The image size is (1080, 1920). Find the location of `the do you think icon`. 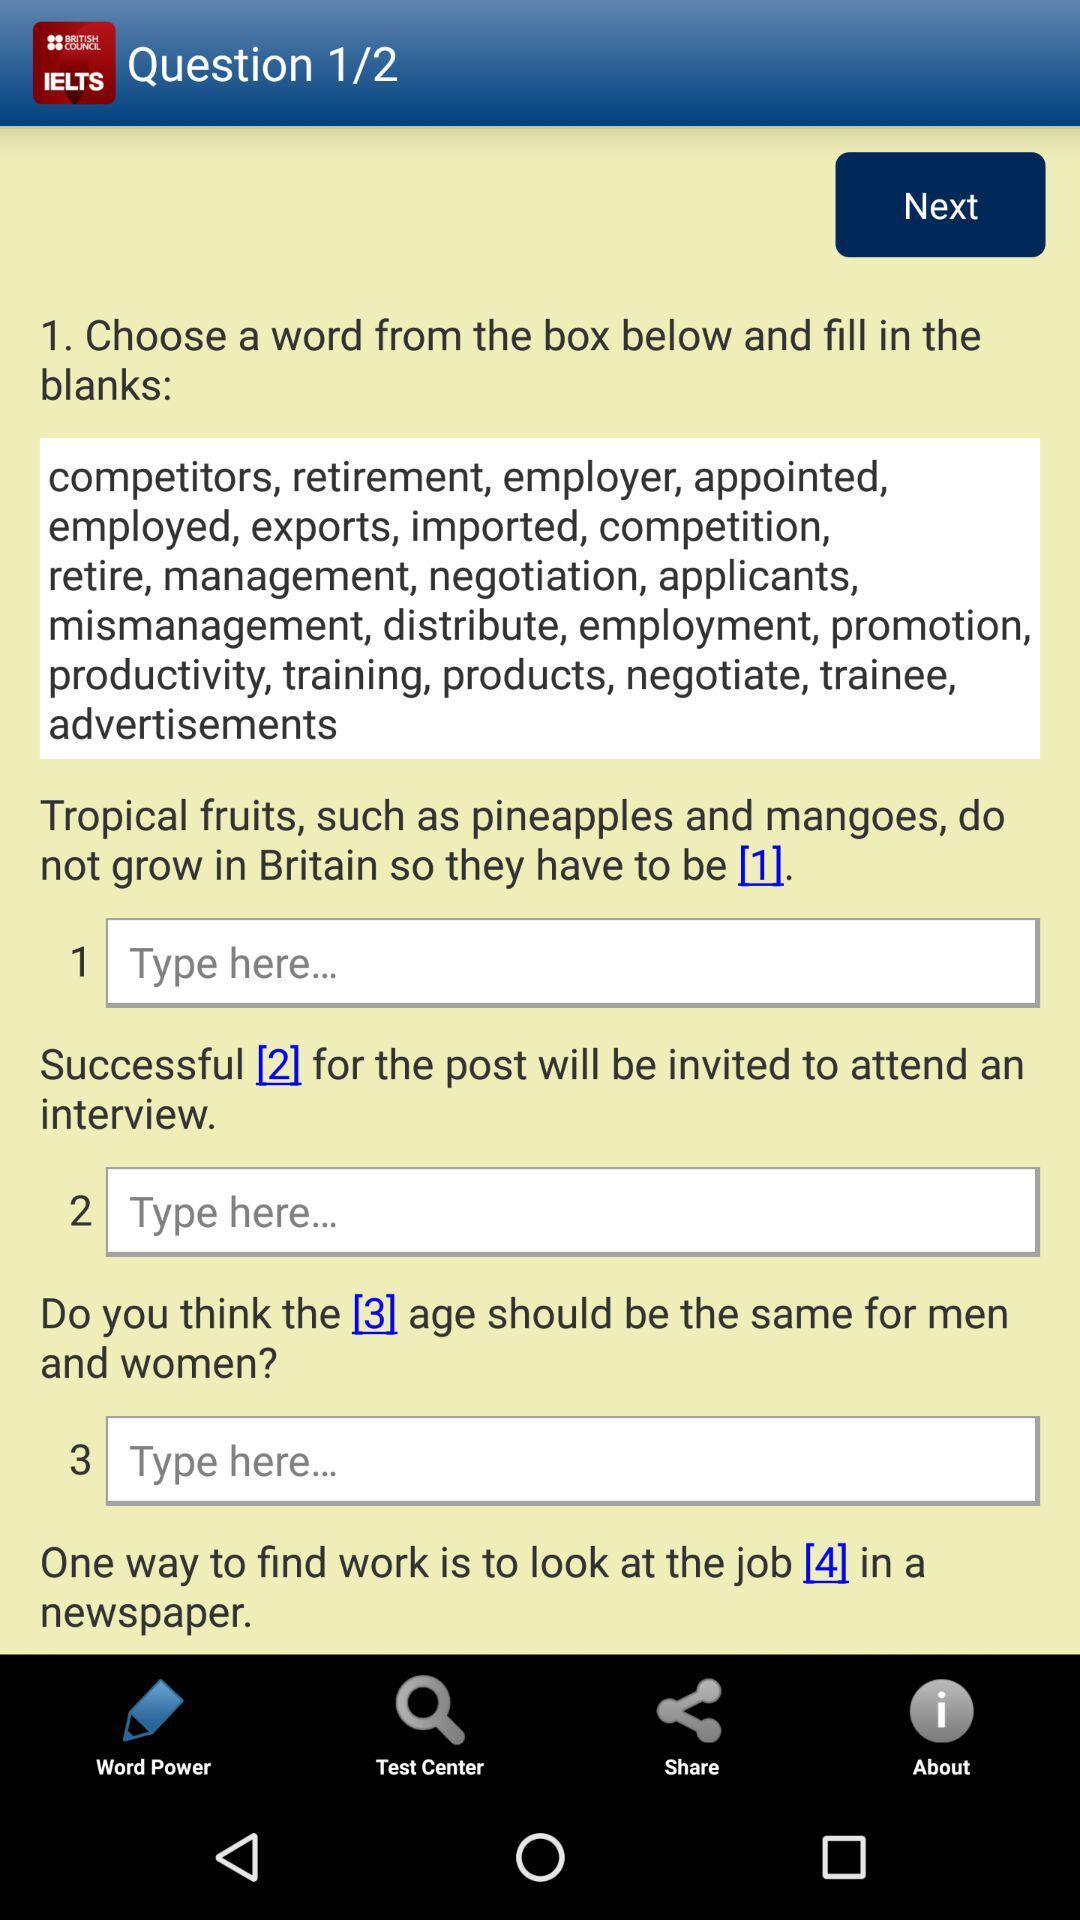

the do you think icon is located at coordinates (540, 1336).